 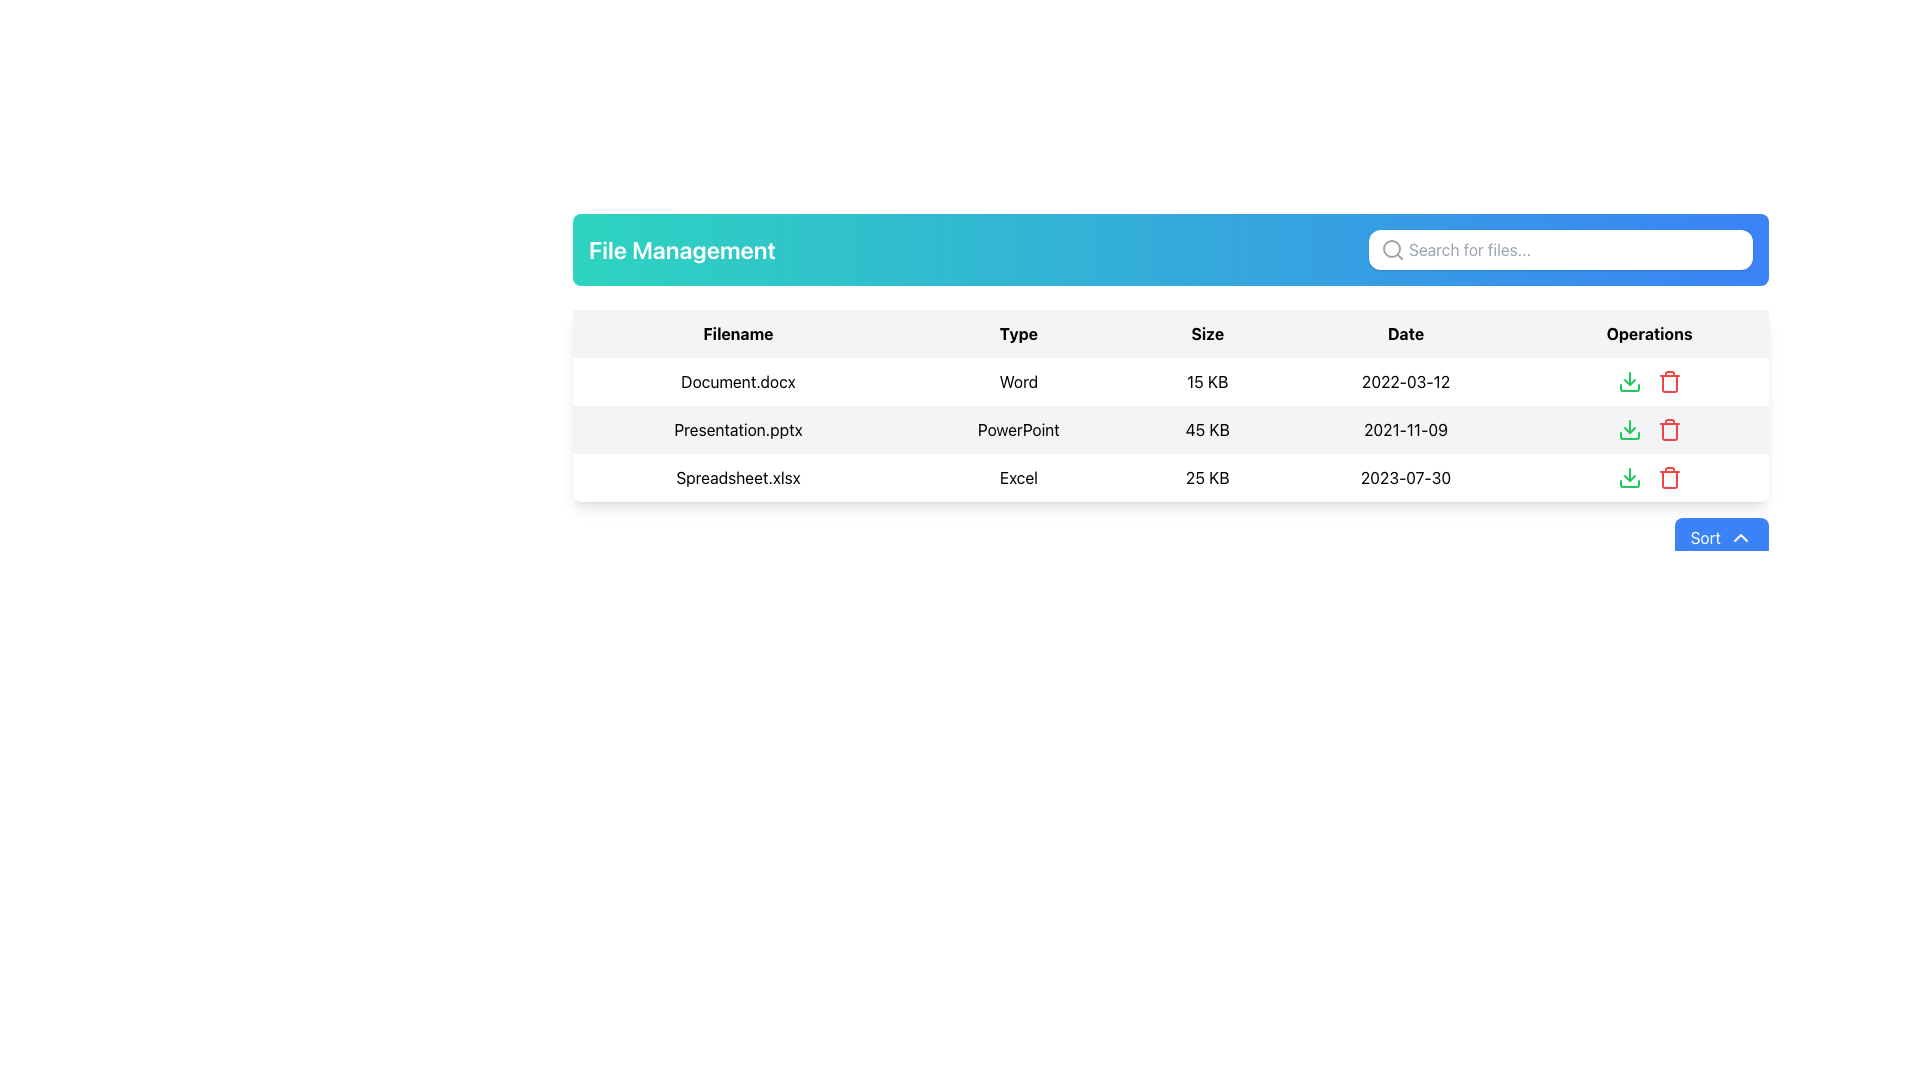 What do you see at coordinates (1206, 381) in the screenshot?
I see `the static text element that indicates the file size of the item in the first row of the 'File Management' table, located in the third column labeled 'Size', adjacent to 'Document.docx' and 'Word'` at bounding box center [1206, 381].